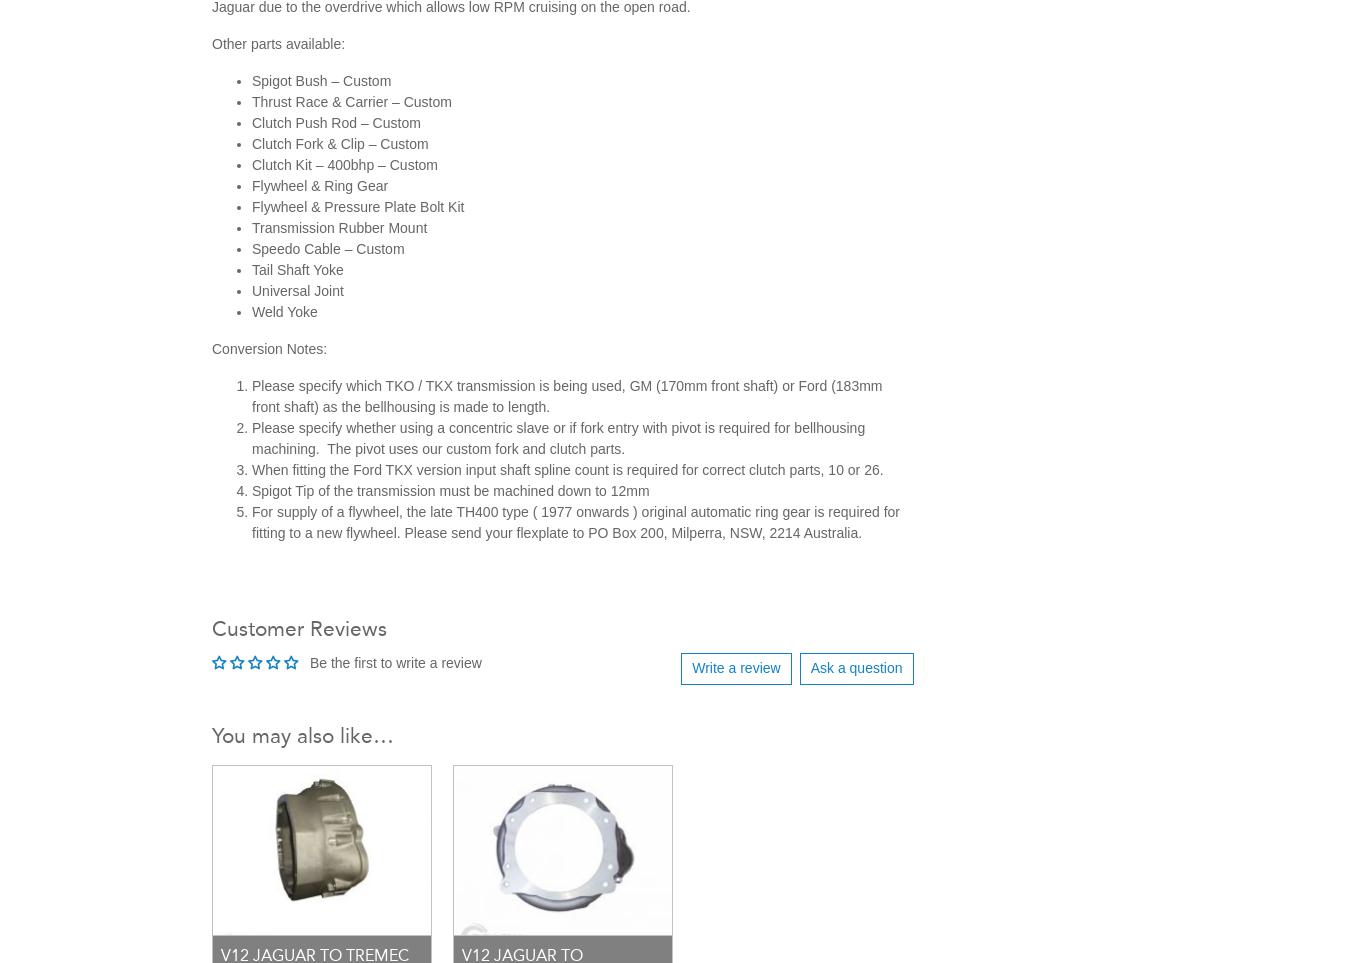  What do you see at coordinates (252, 121) in the screenshot?
I see `'Clutch Push Rod – Custom'` at bounding box center [252, 121].